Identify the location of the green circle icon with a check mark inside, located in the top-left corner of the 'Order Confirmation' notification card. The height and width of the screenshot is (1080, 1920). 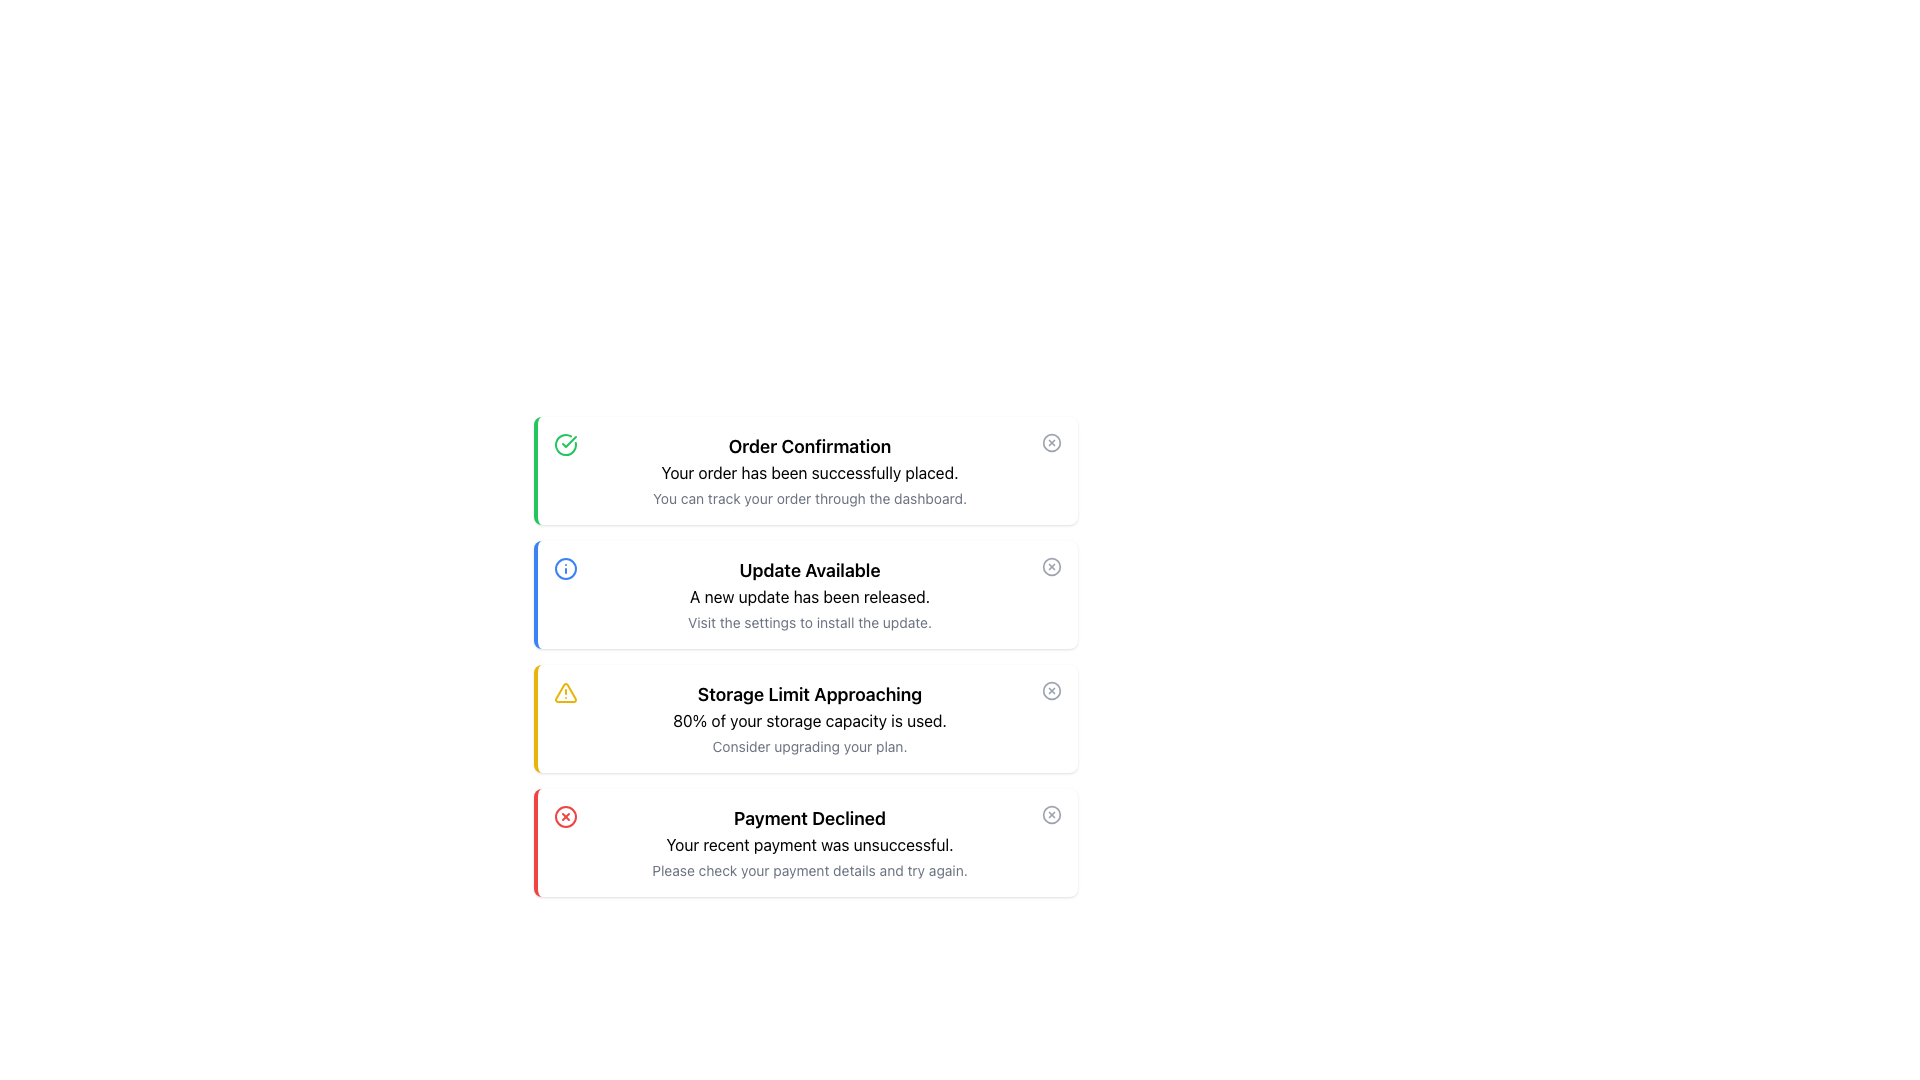
(565, 443).